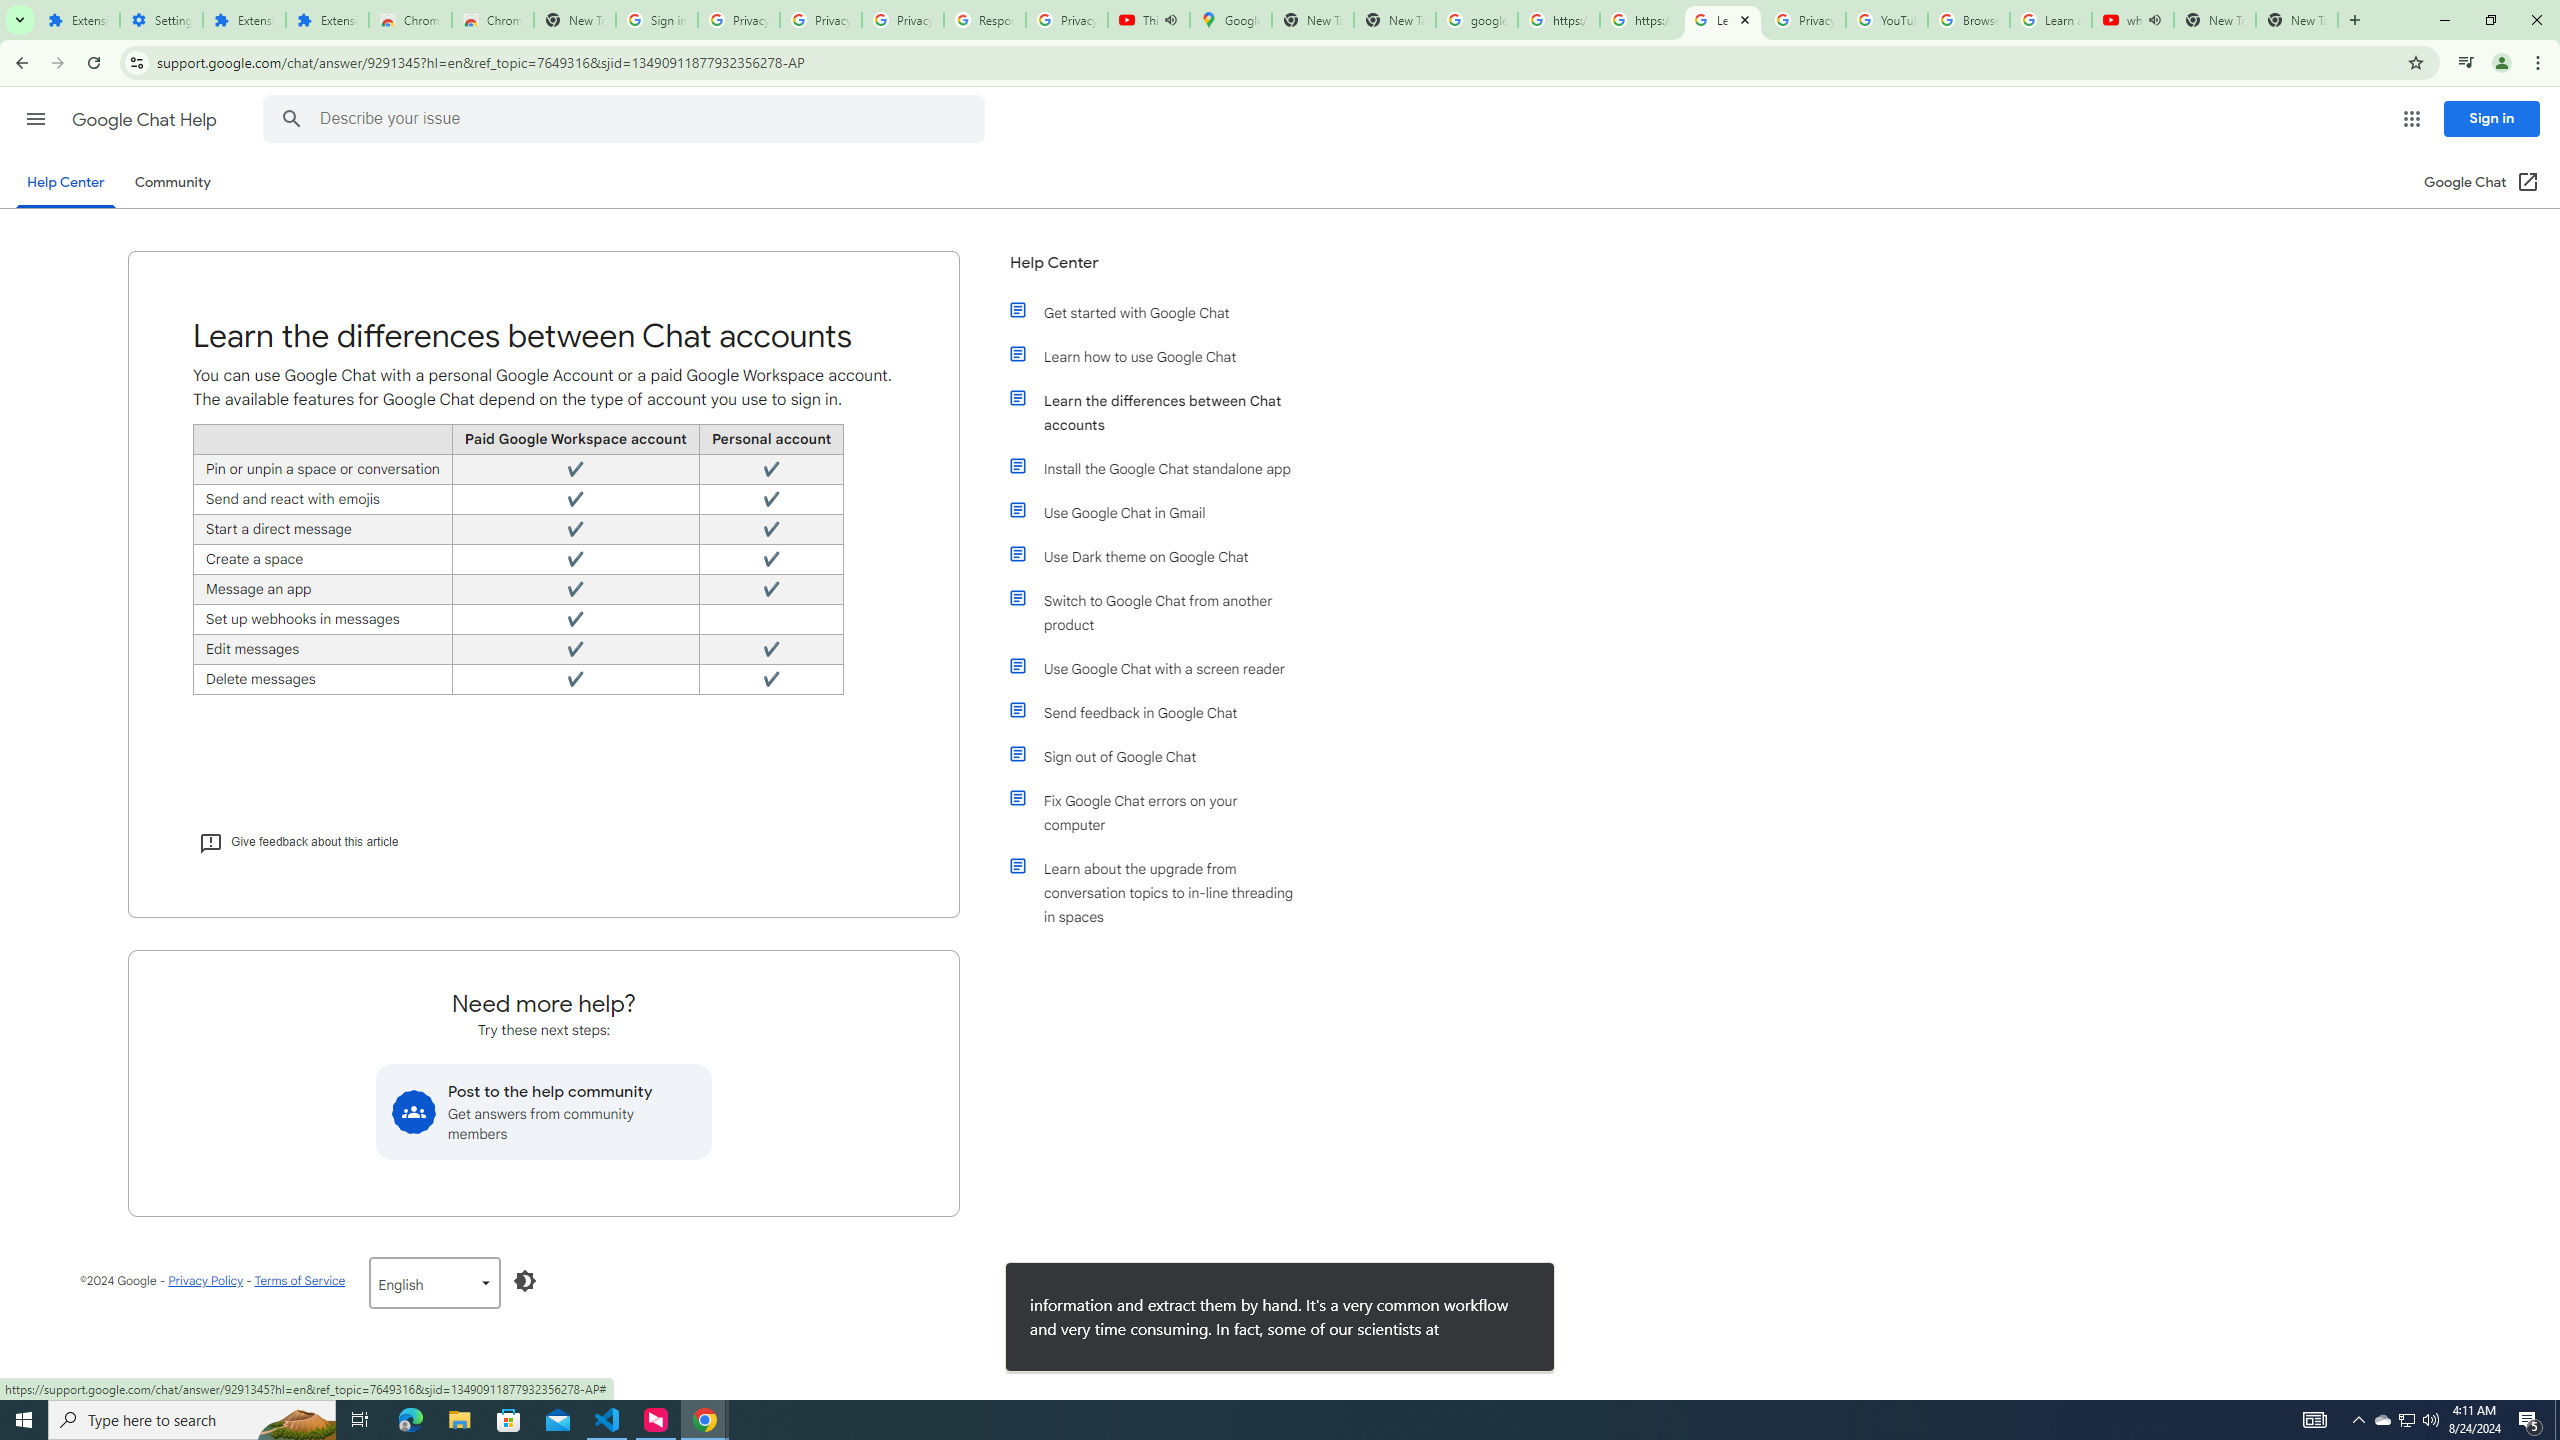  I want to click on 'Community', so click(171, 181).